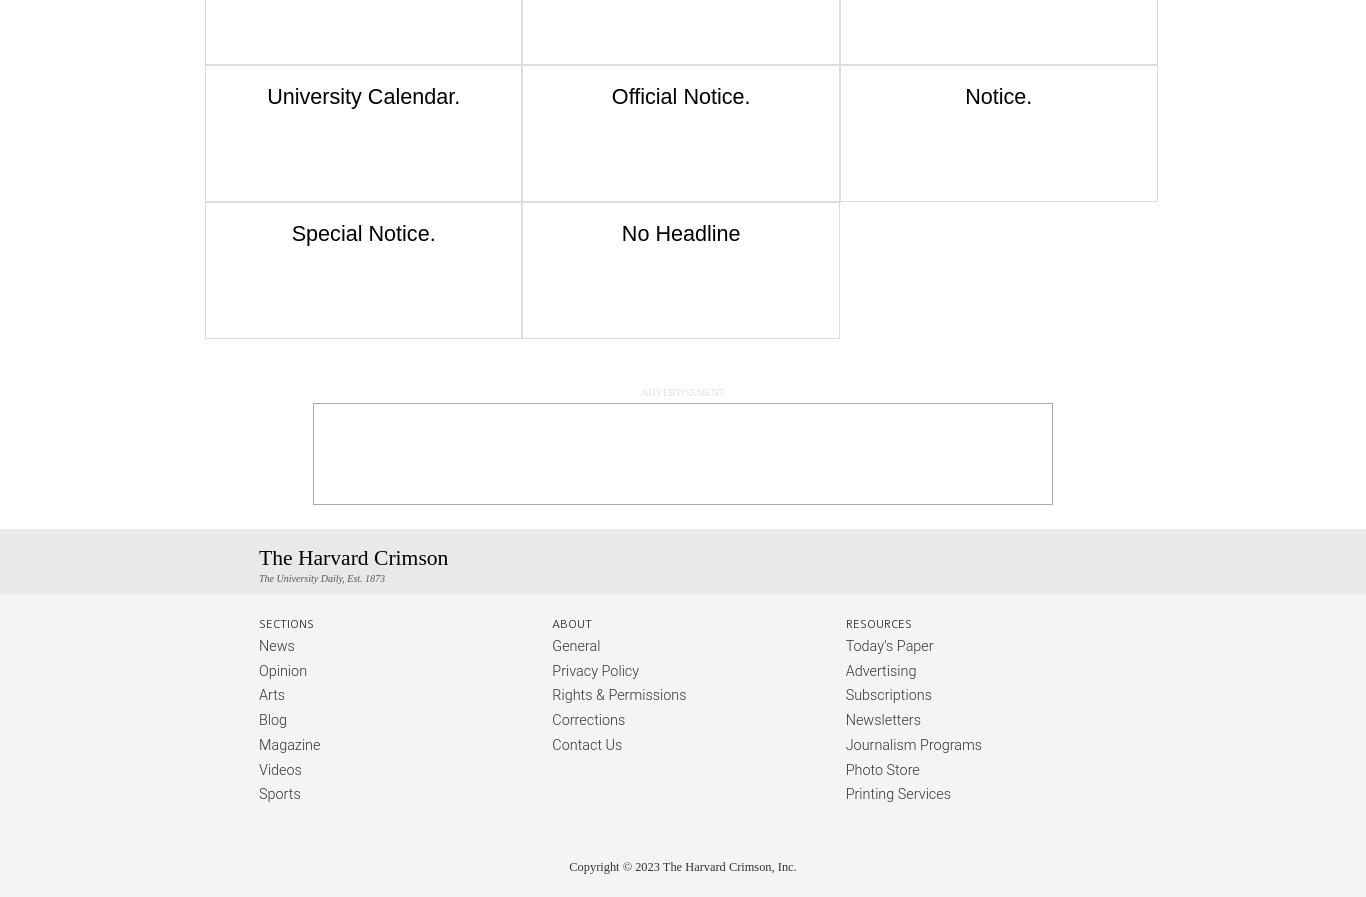 Image resolution: width=1366 pixels, height=897 pixels. Describe the element at coordinates (552, 645) in the screenshot. I see `'General'` at that location.